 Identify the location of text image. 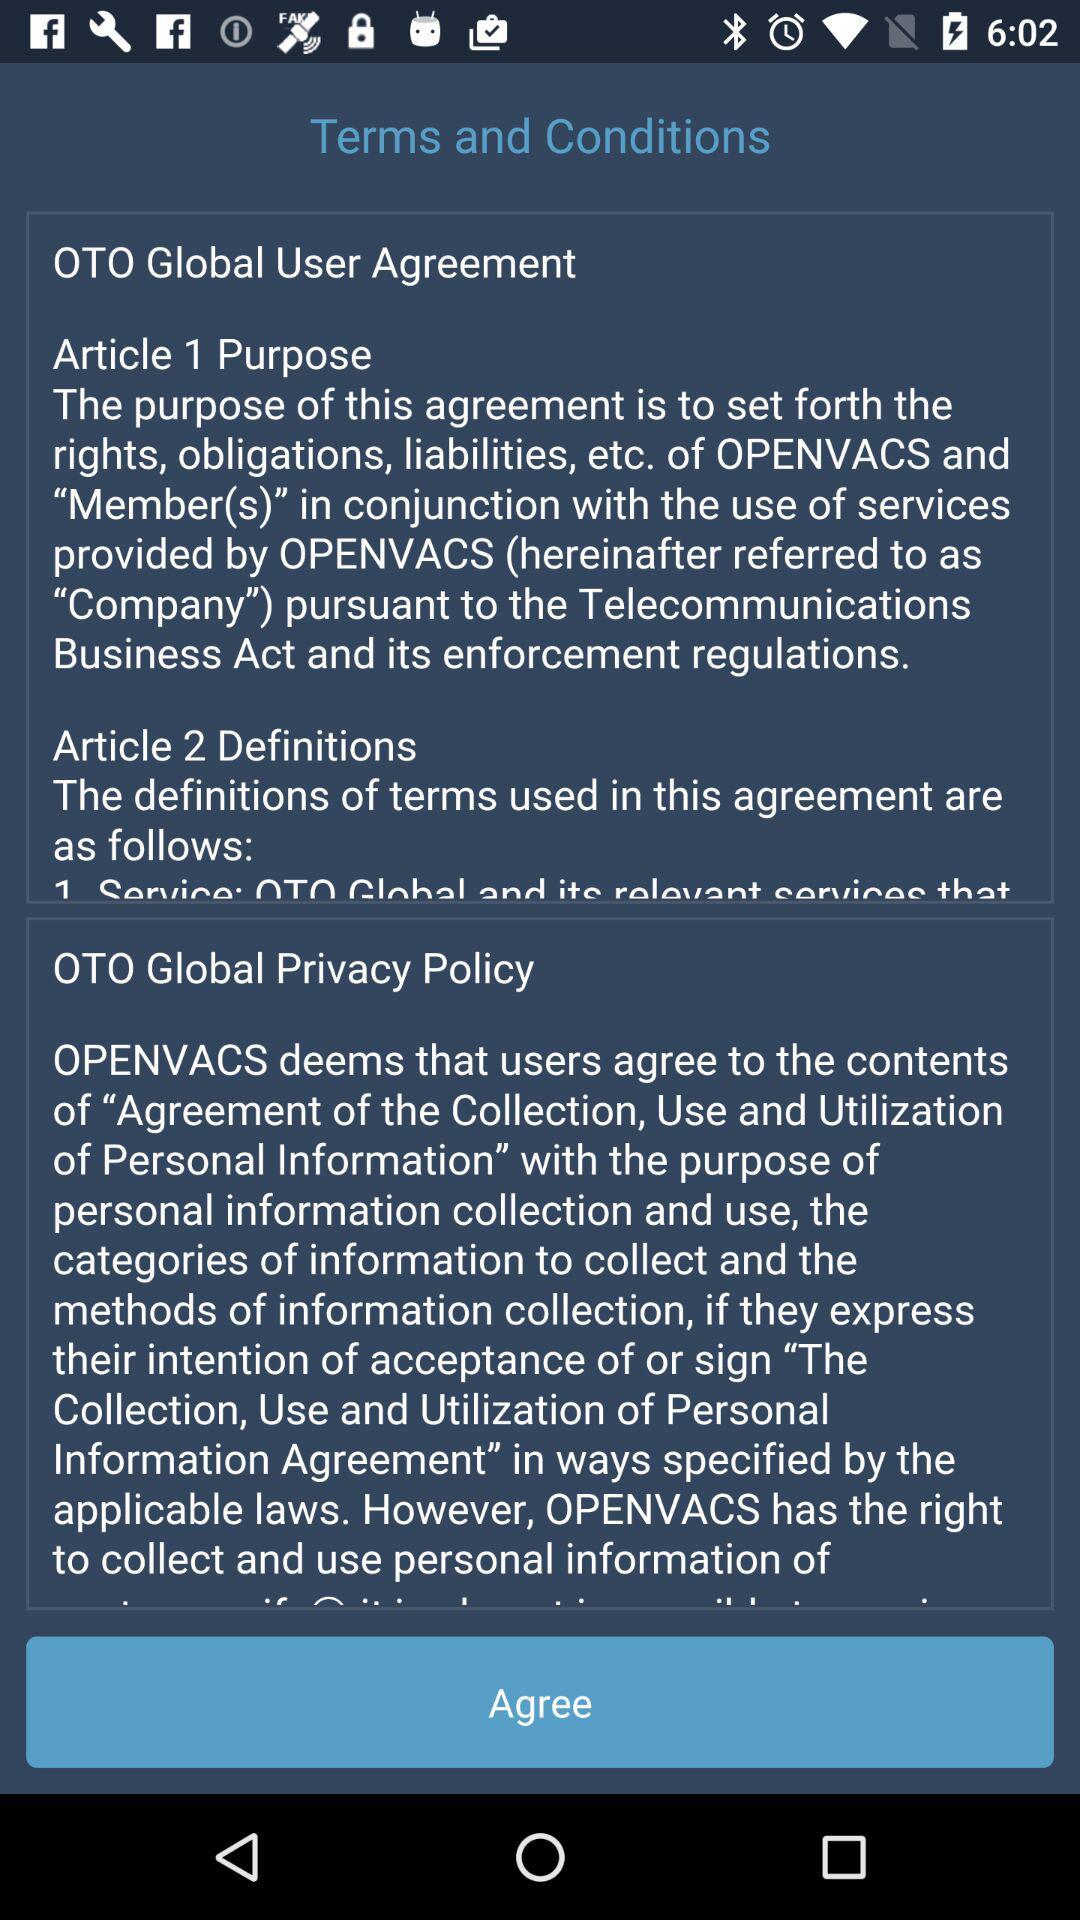
(540, 1262).